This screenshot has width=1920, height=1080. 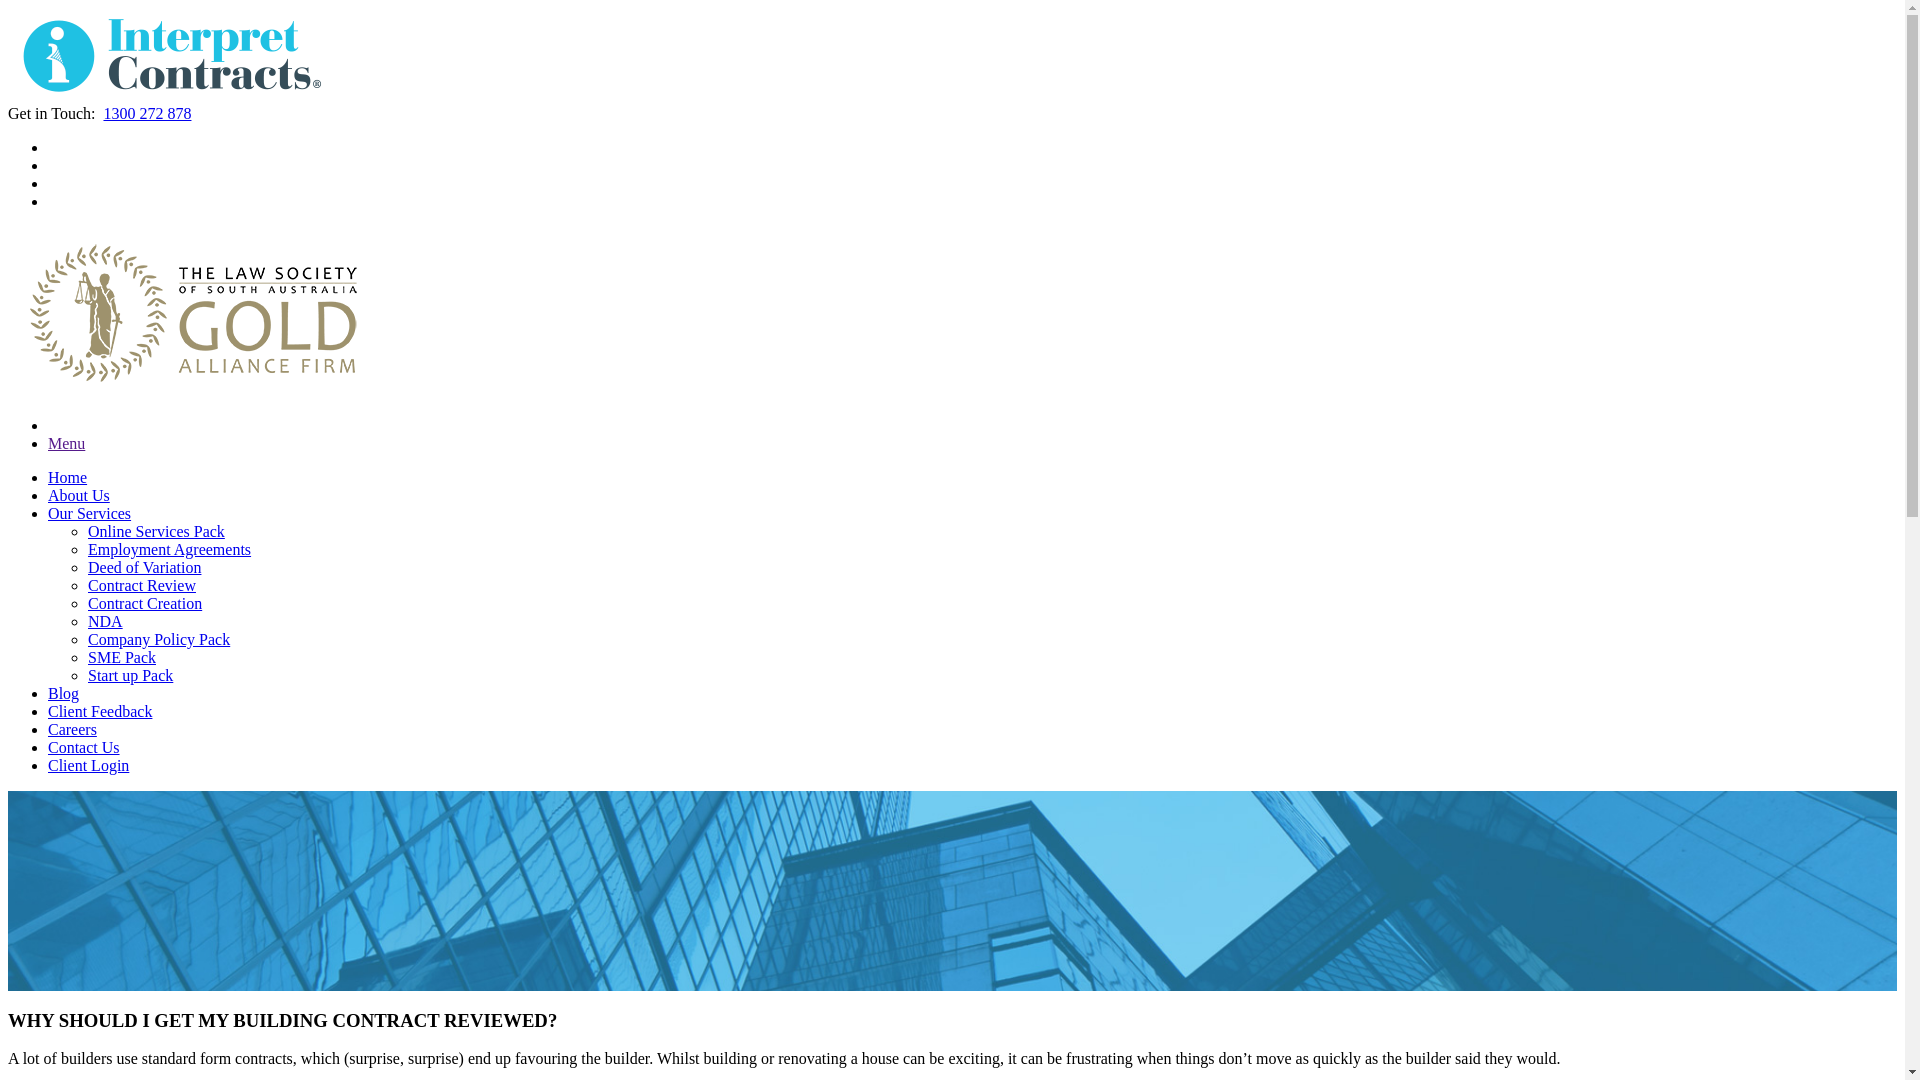 I want to click on 'Home', so click(x=48, y=477).